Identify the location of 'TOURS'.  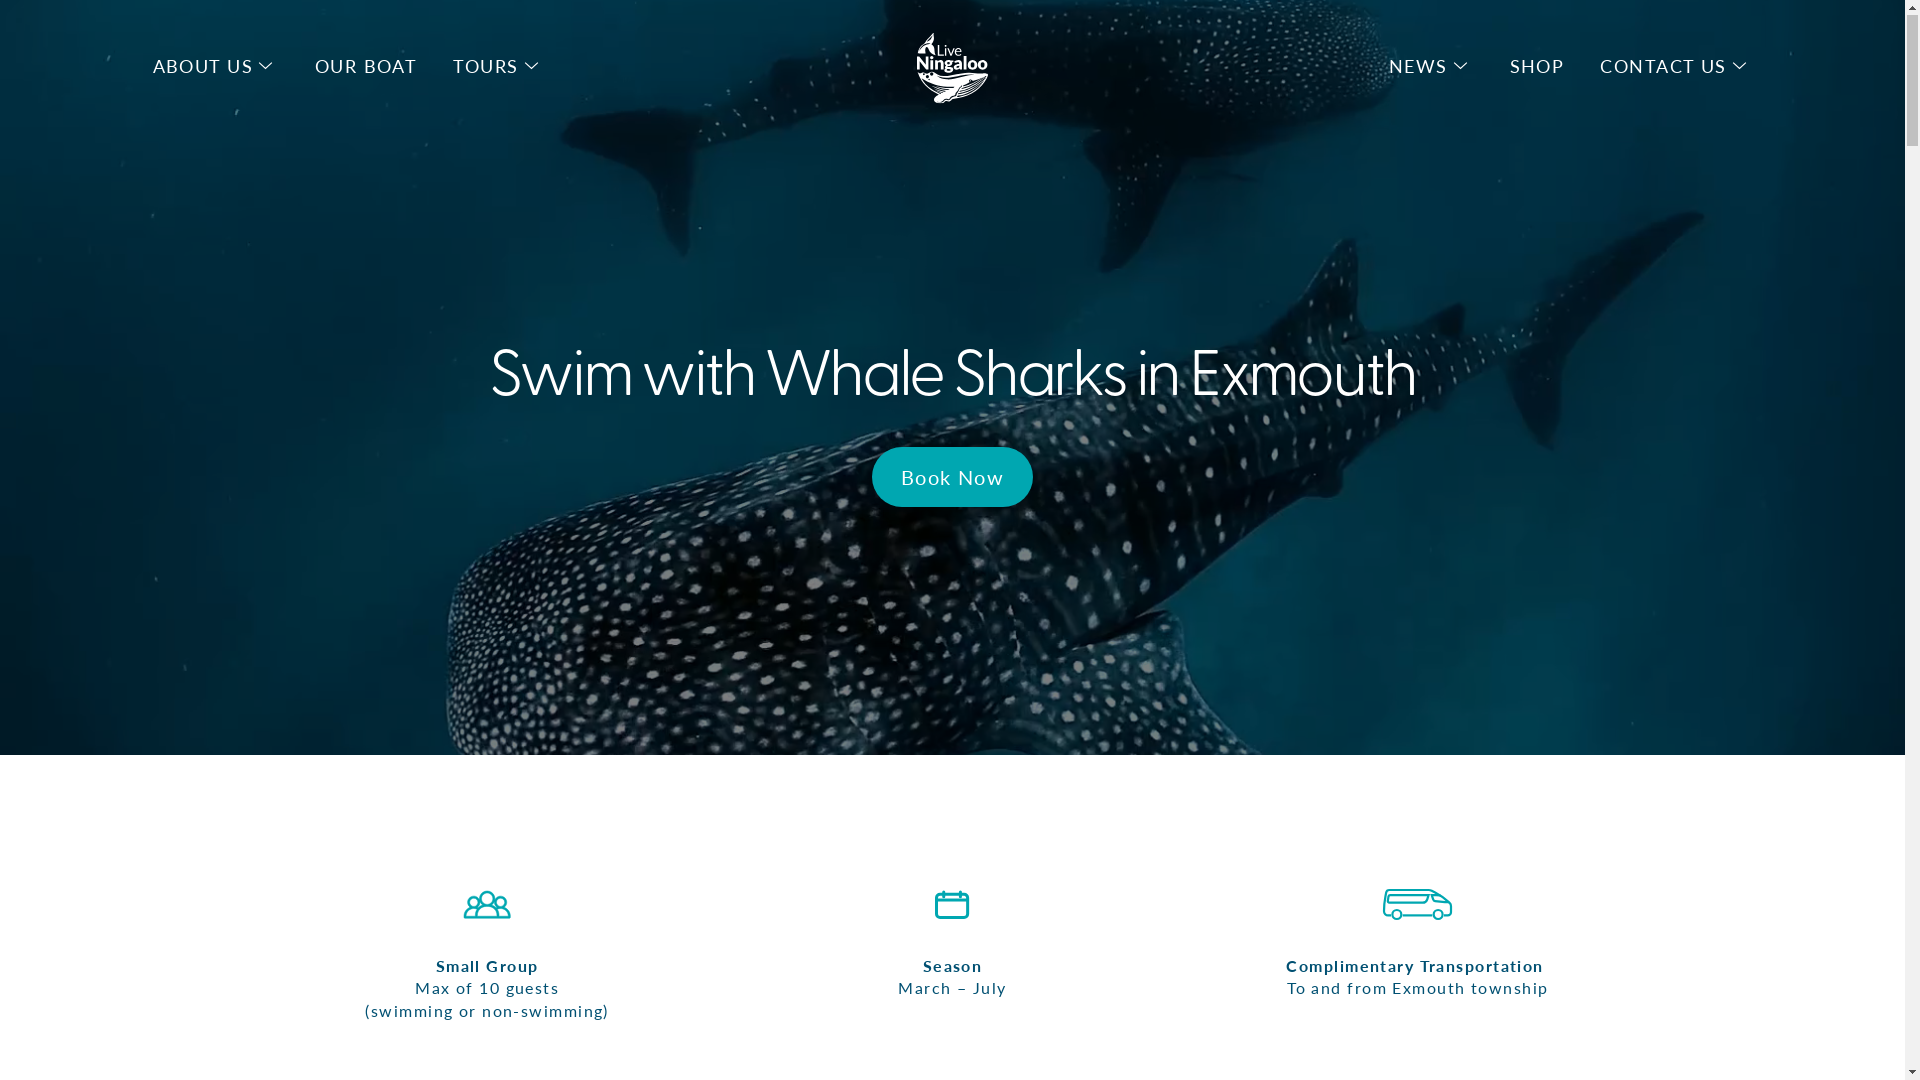
(485, 65).